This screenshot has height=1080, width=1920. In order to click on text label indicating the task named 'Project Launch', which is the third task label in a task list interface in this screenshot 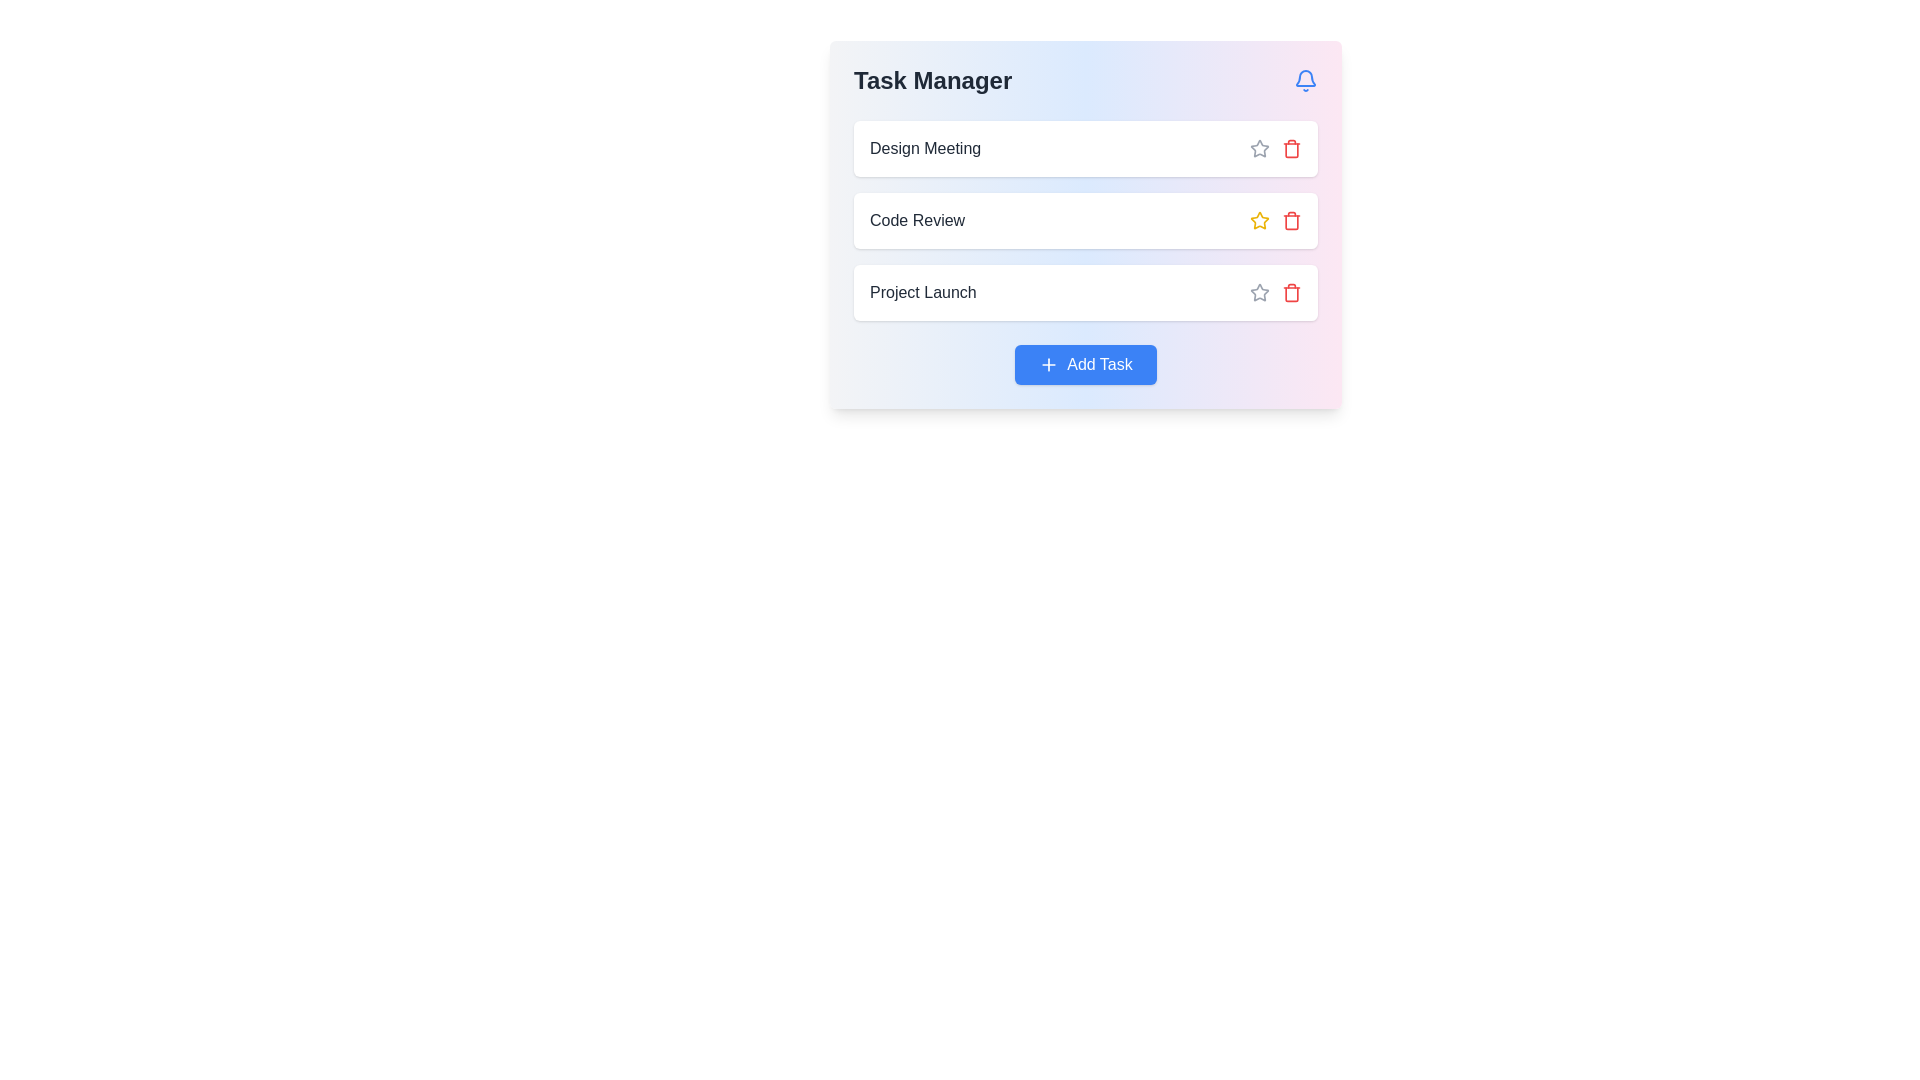, I will do `click(922, 293)`.